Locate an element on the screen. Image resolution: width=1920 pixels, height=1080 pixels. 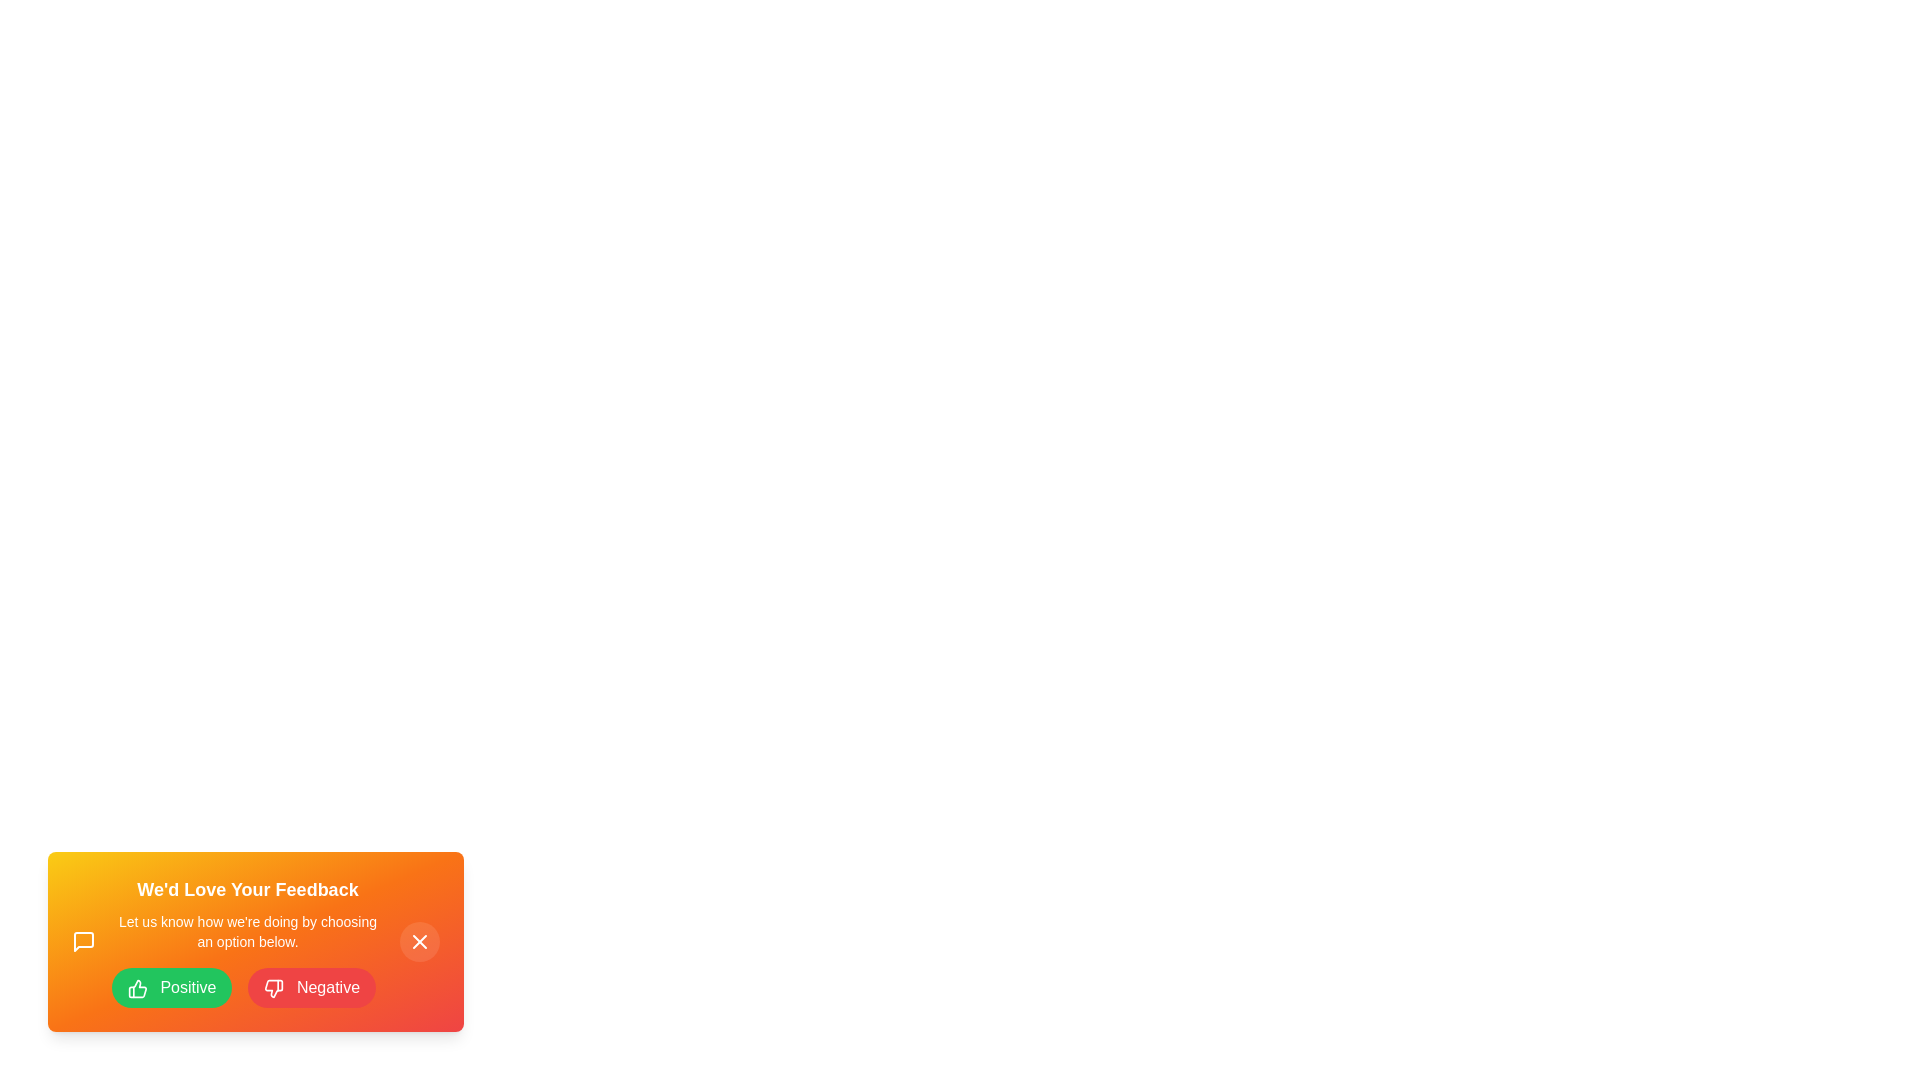
the 'Negative' button to provide feedback is located at coordinates (311, 986).